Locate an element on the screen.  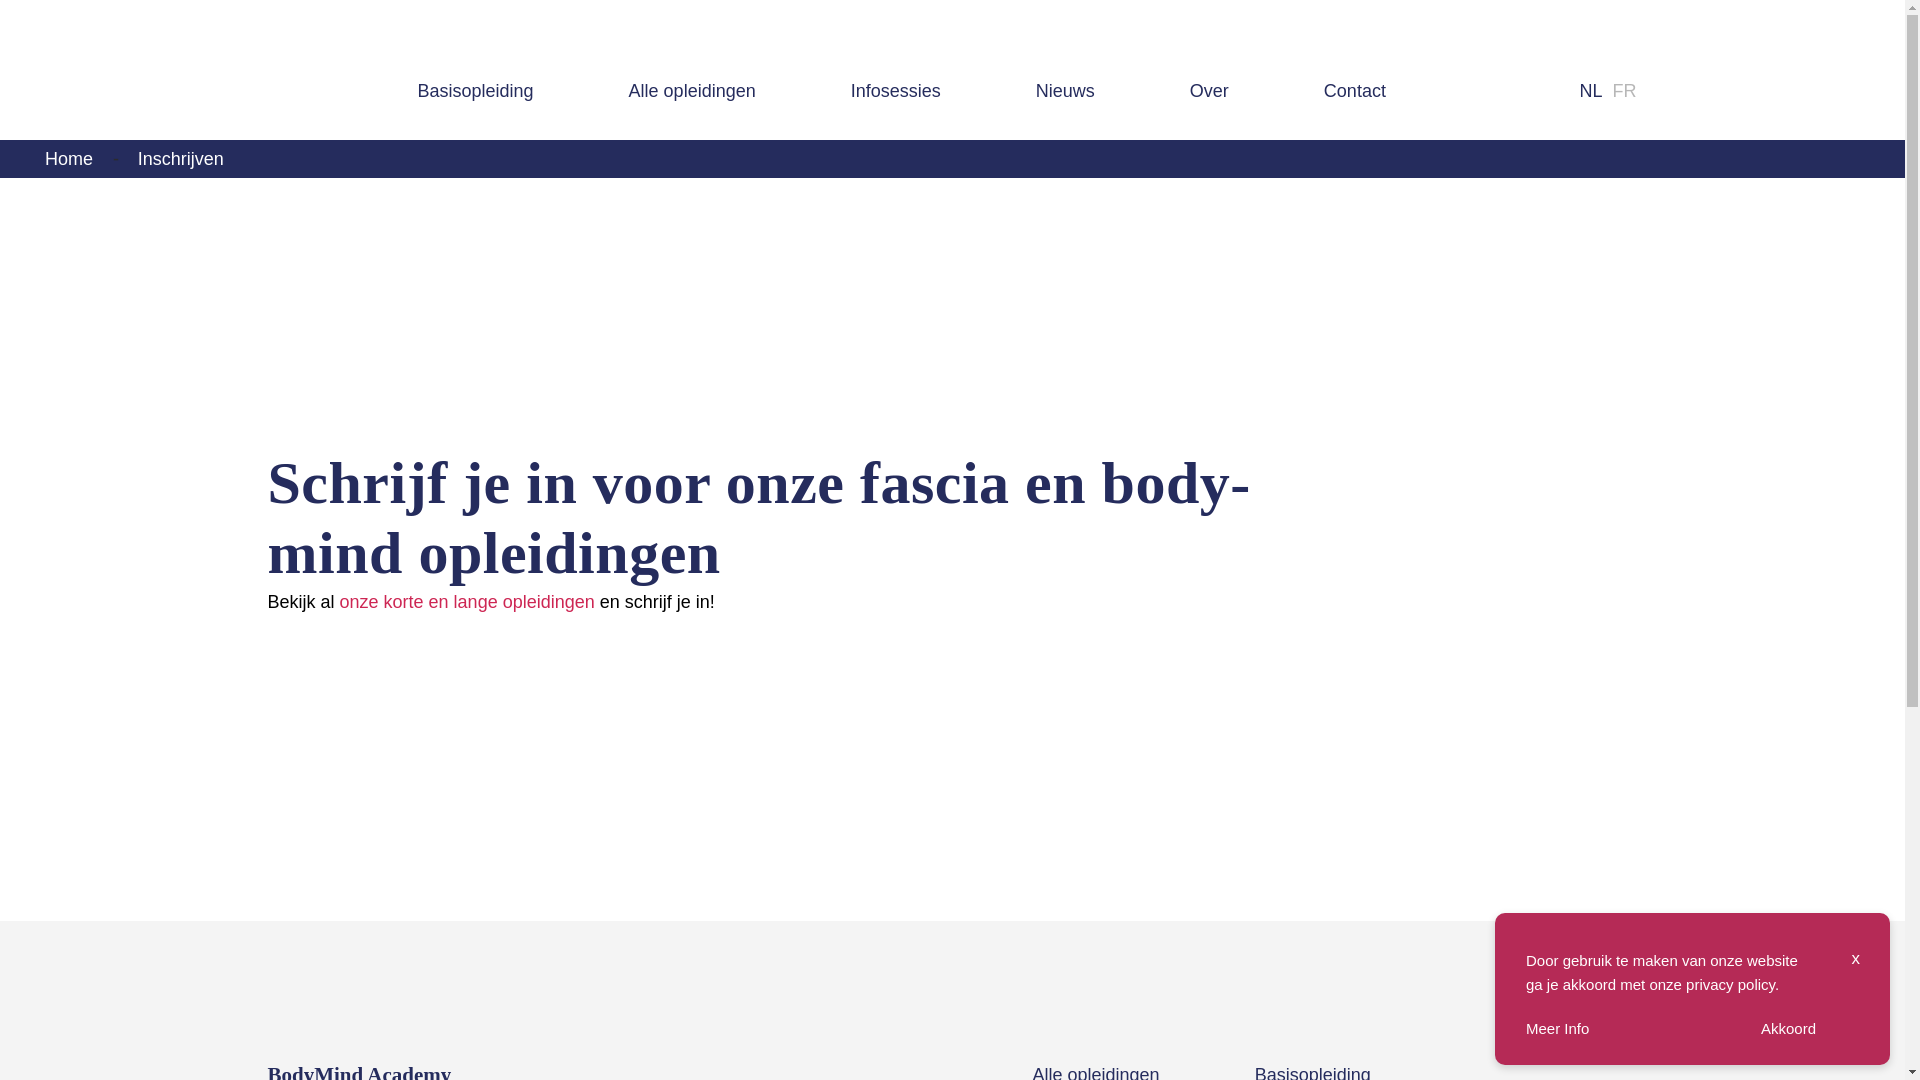
'Inschrijven' is located at coordinates (181, 157).